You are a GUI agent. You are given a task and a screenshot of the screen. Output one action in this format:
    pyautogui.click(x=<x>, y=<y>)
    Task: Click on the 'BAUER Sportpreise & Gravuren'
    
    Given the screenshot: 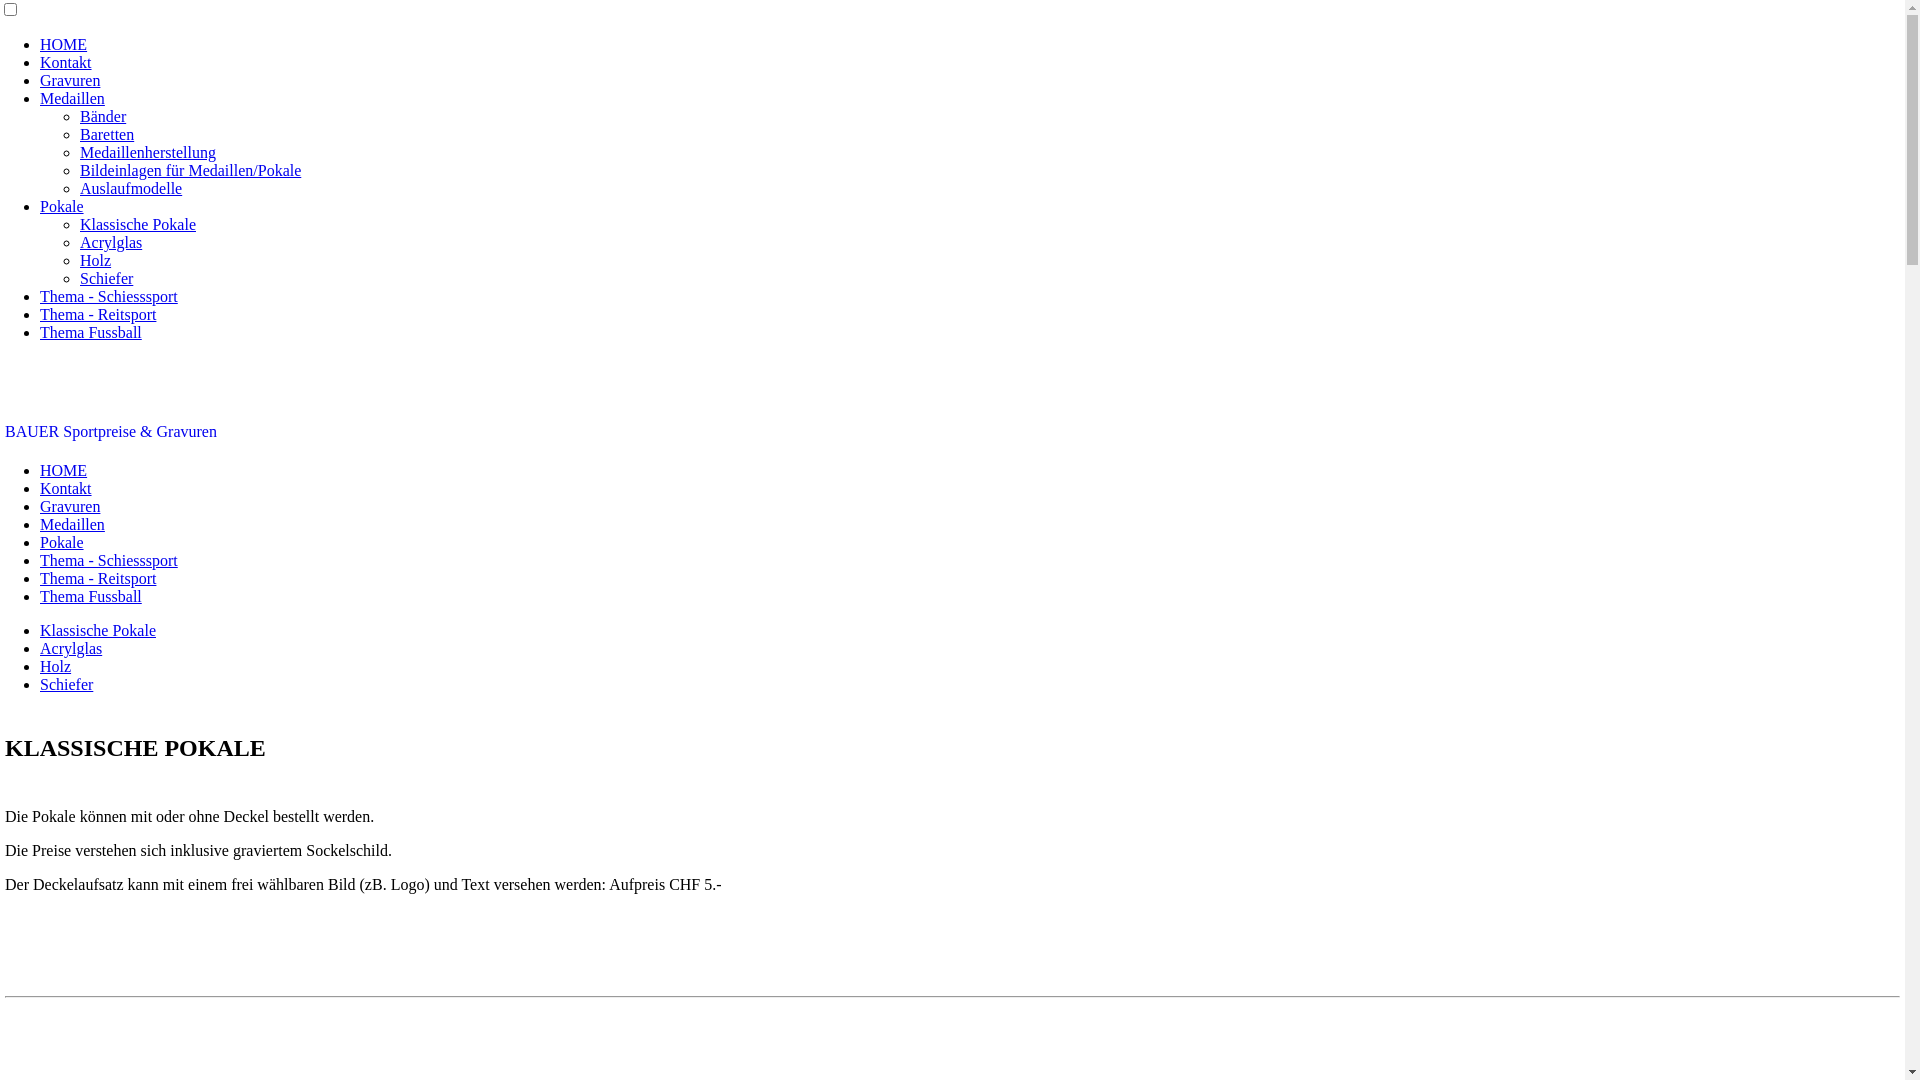 What is the action you would take?
    pyautogui.click(x=109, y=430)
    